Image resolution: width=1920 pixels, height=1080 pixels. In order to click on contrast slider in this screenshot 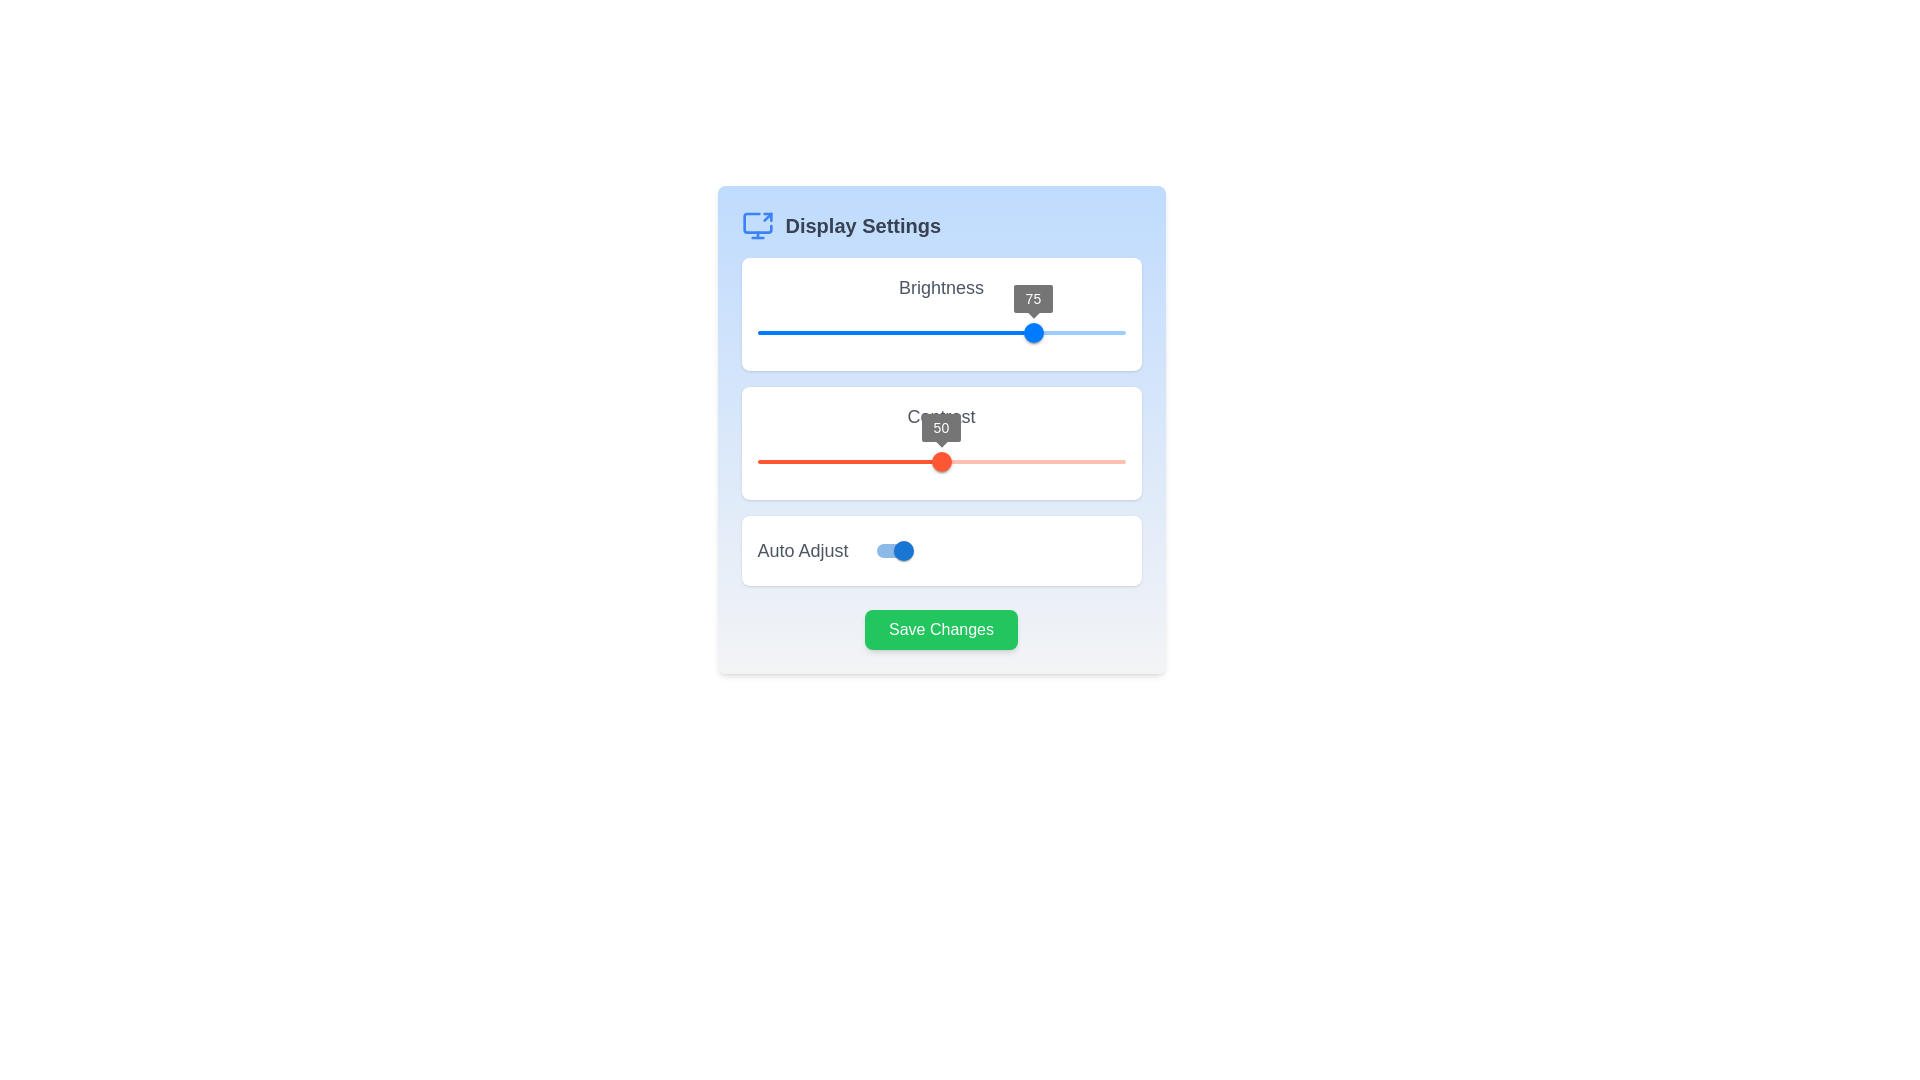, I will do `click(922, 462)`.